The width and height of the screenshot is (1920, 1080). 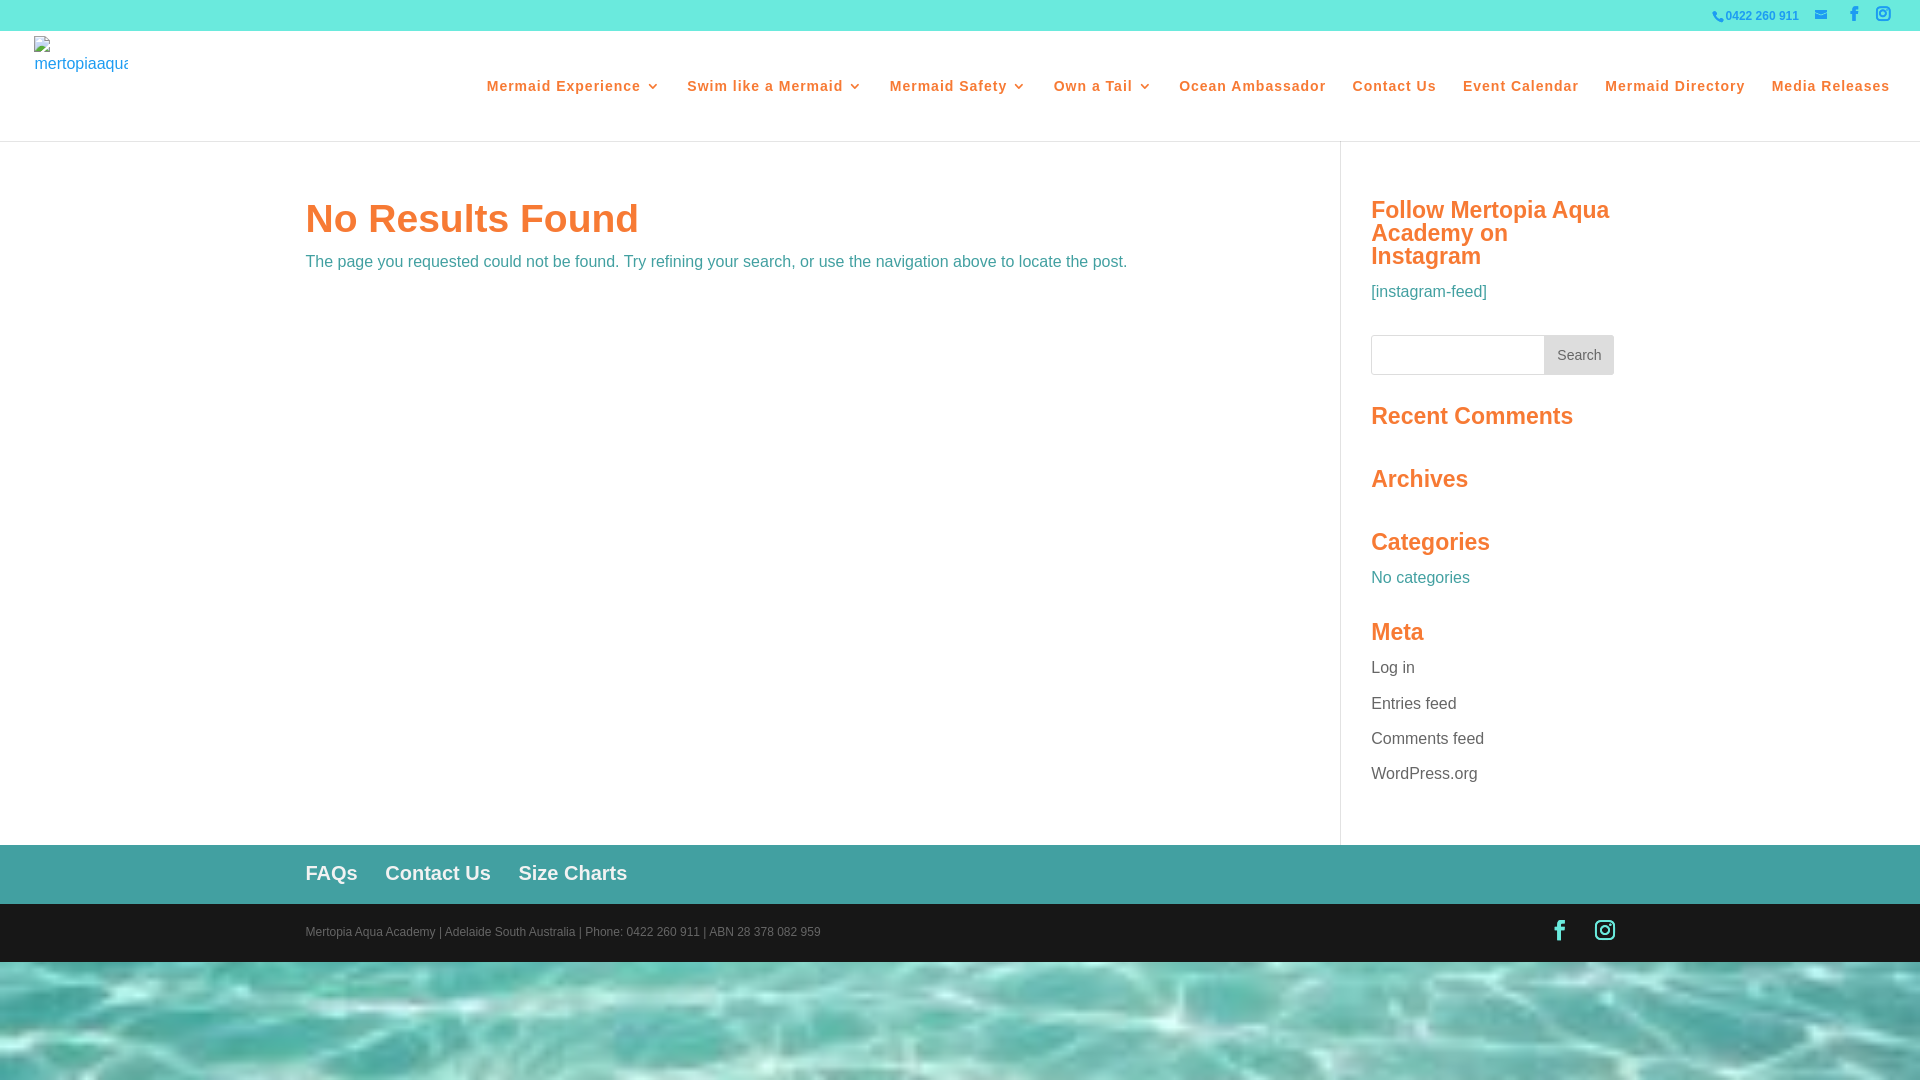 I want to click on 'Own a Tail', so click(x=1102, y=110).